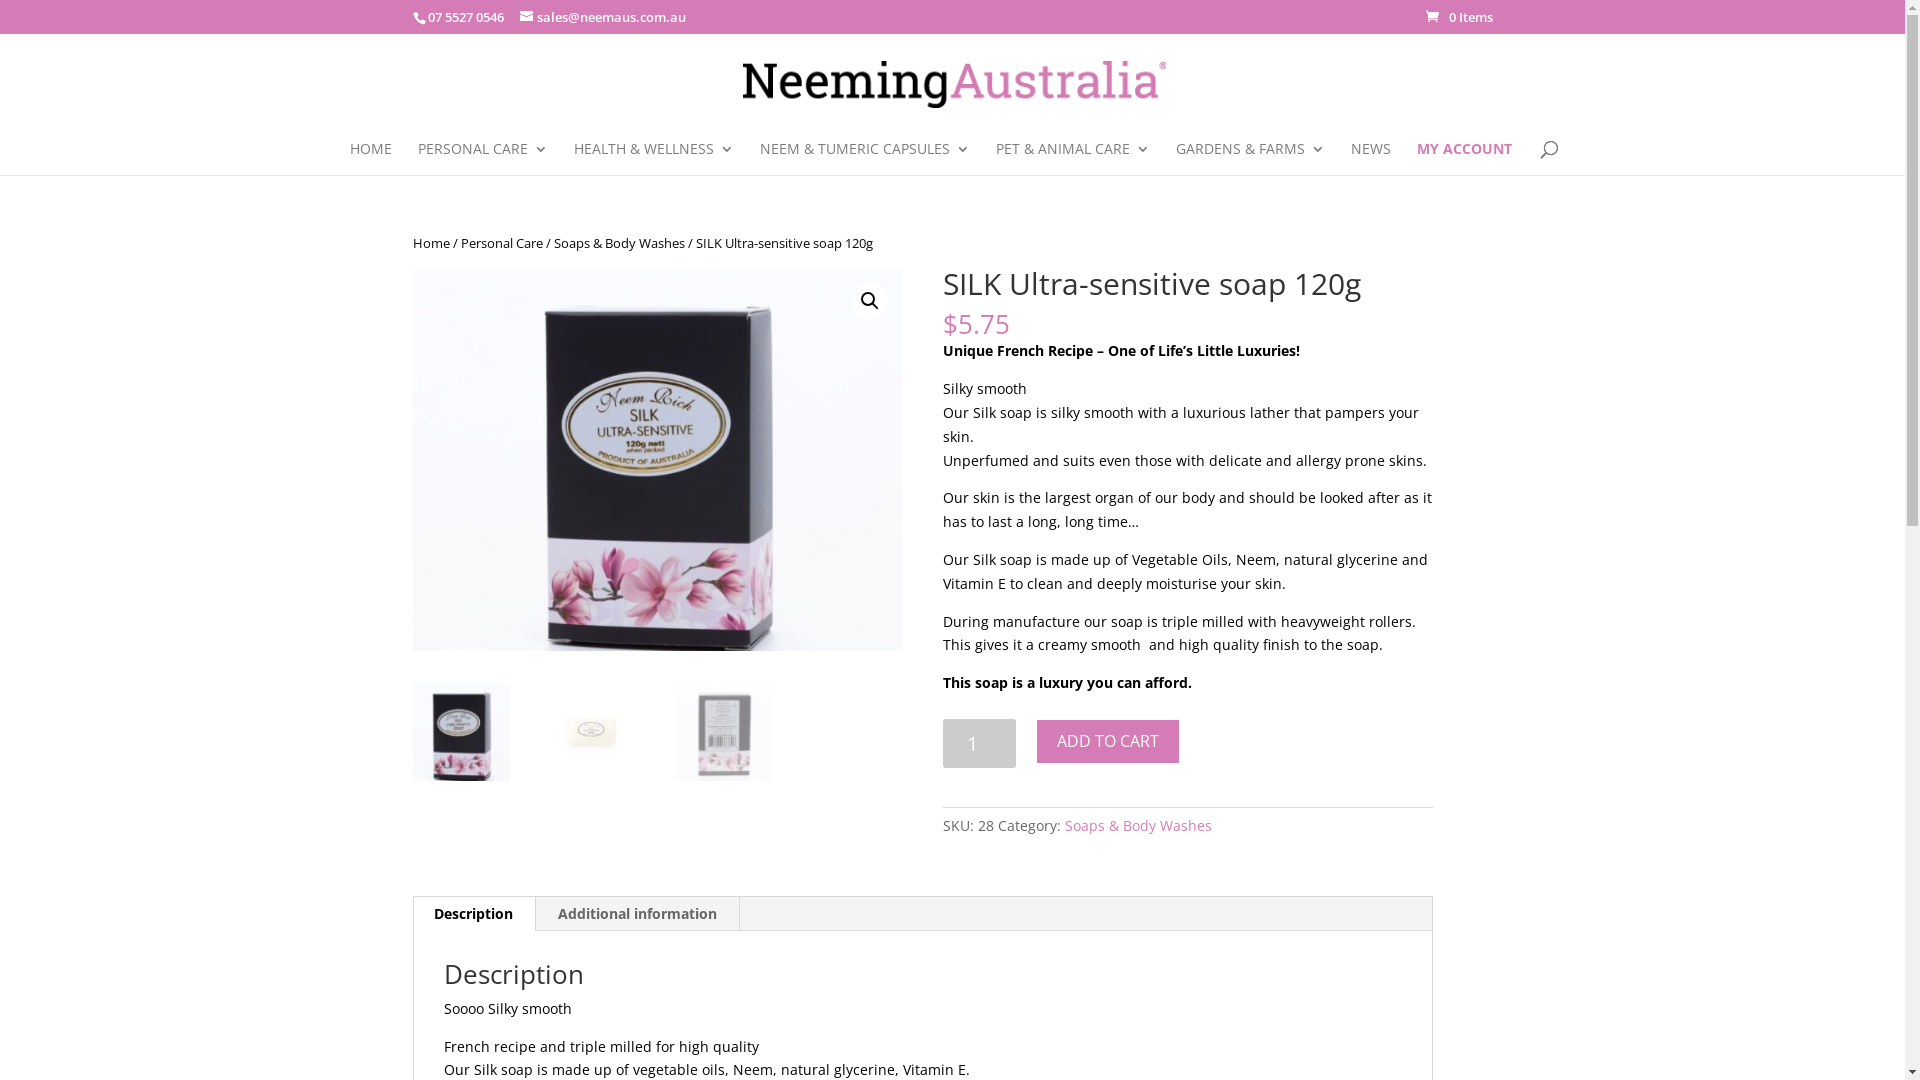  Describe the element at coordinates (519, 16) in the screenshot. I see `'sales@neemaus.com.au'` at that location.